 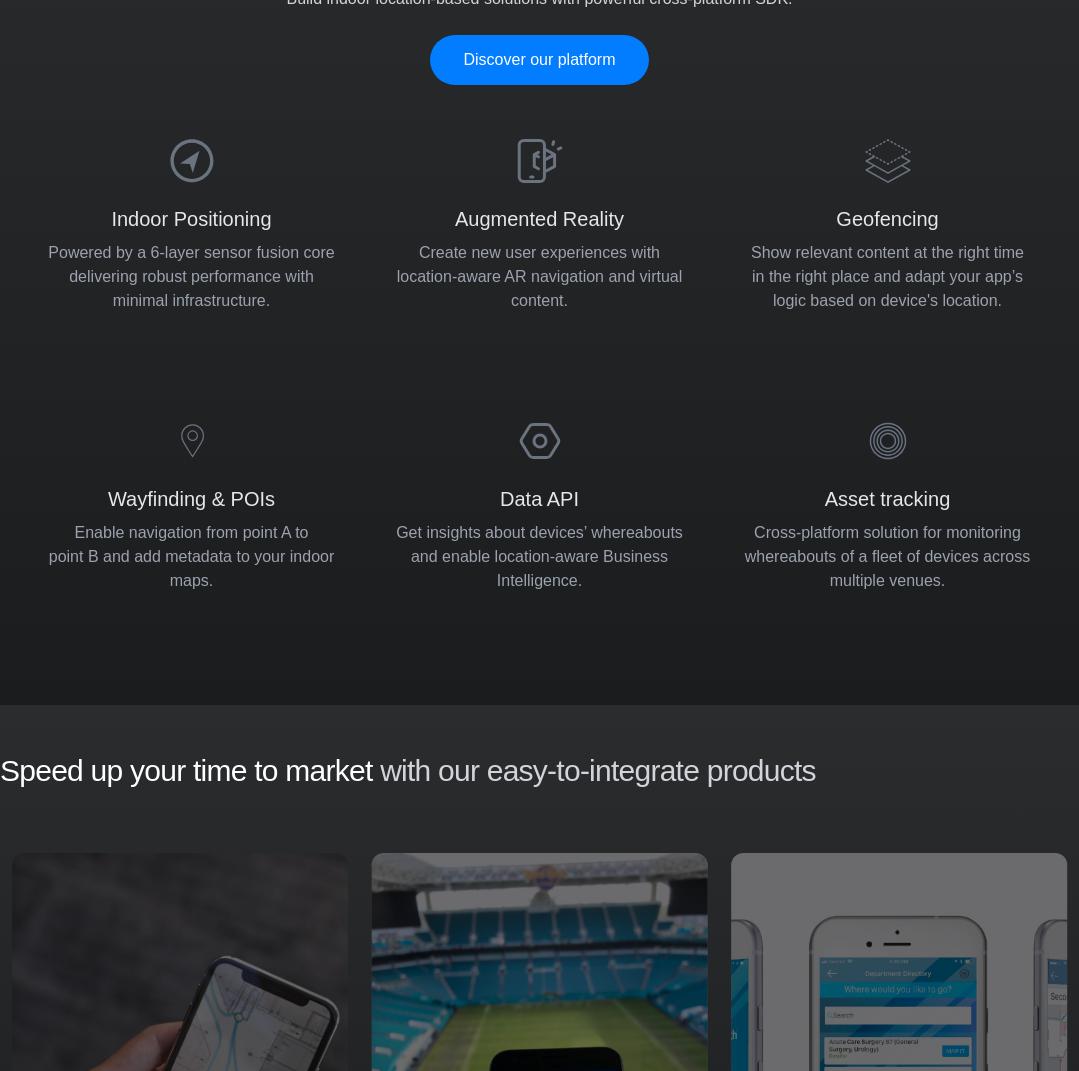 What do you see at coordinates (263, 654) in the screenshot?
I see `'Cases'` at bounding box center [263, 654].